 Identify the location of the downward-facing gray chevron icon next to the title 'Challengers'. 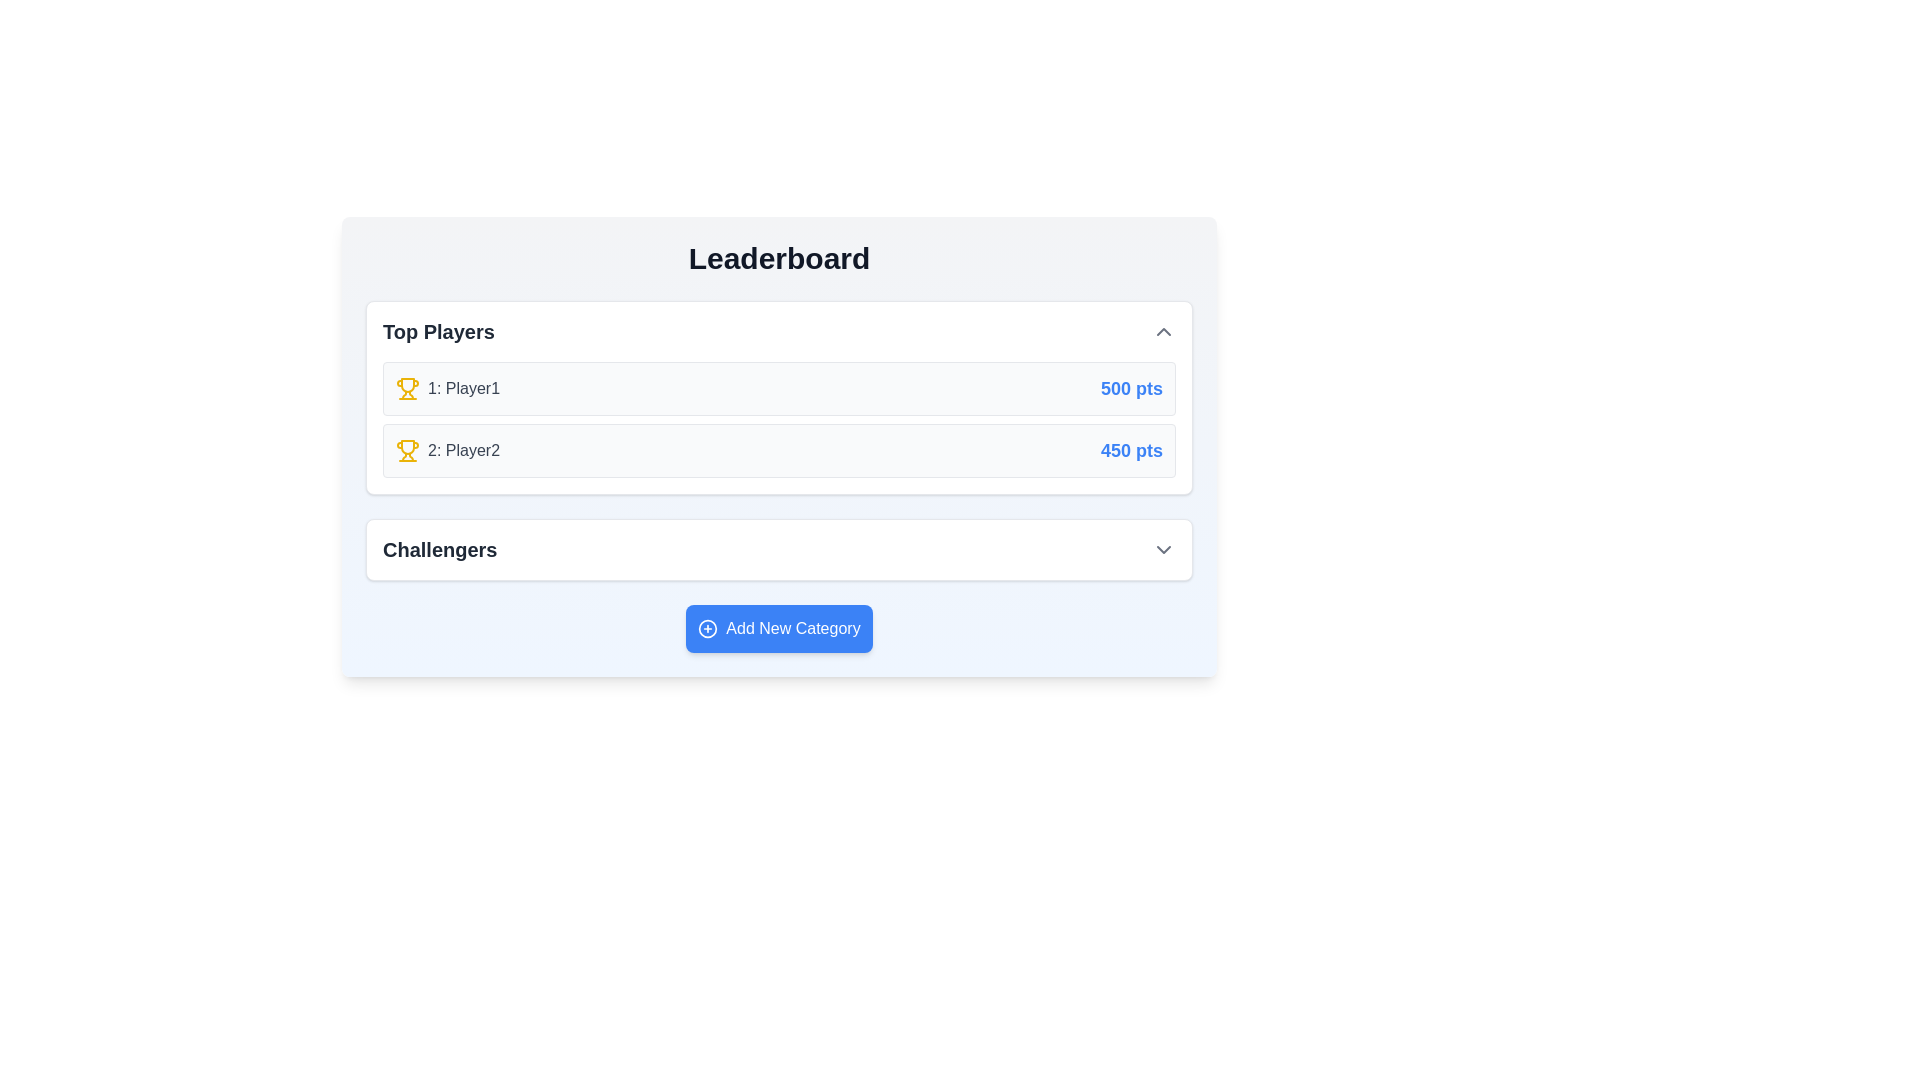
(1163, 550).